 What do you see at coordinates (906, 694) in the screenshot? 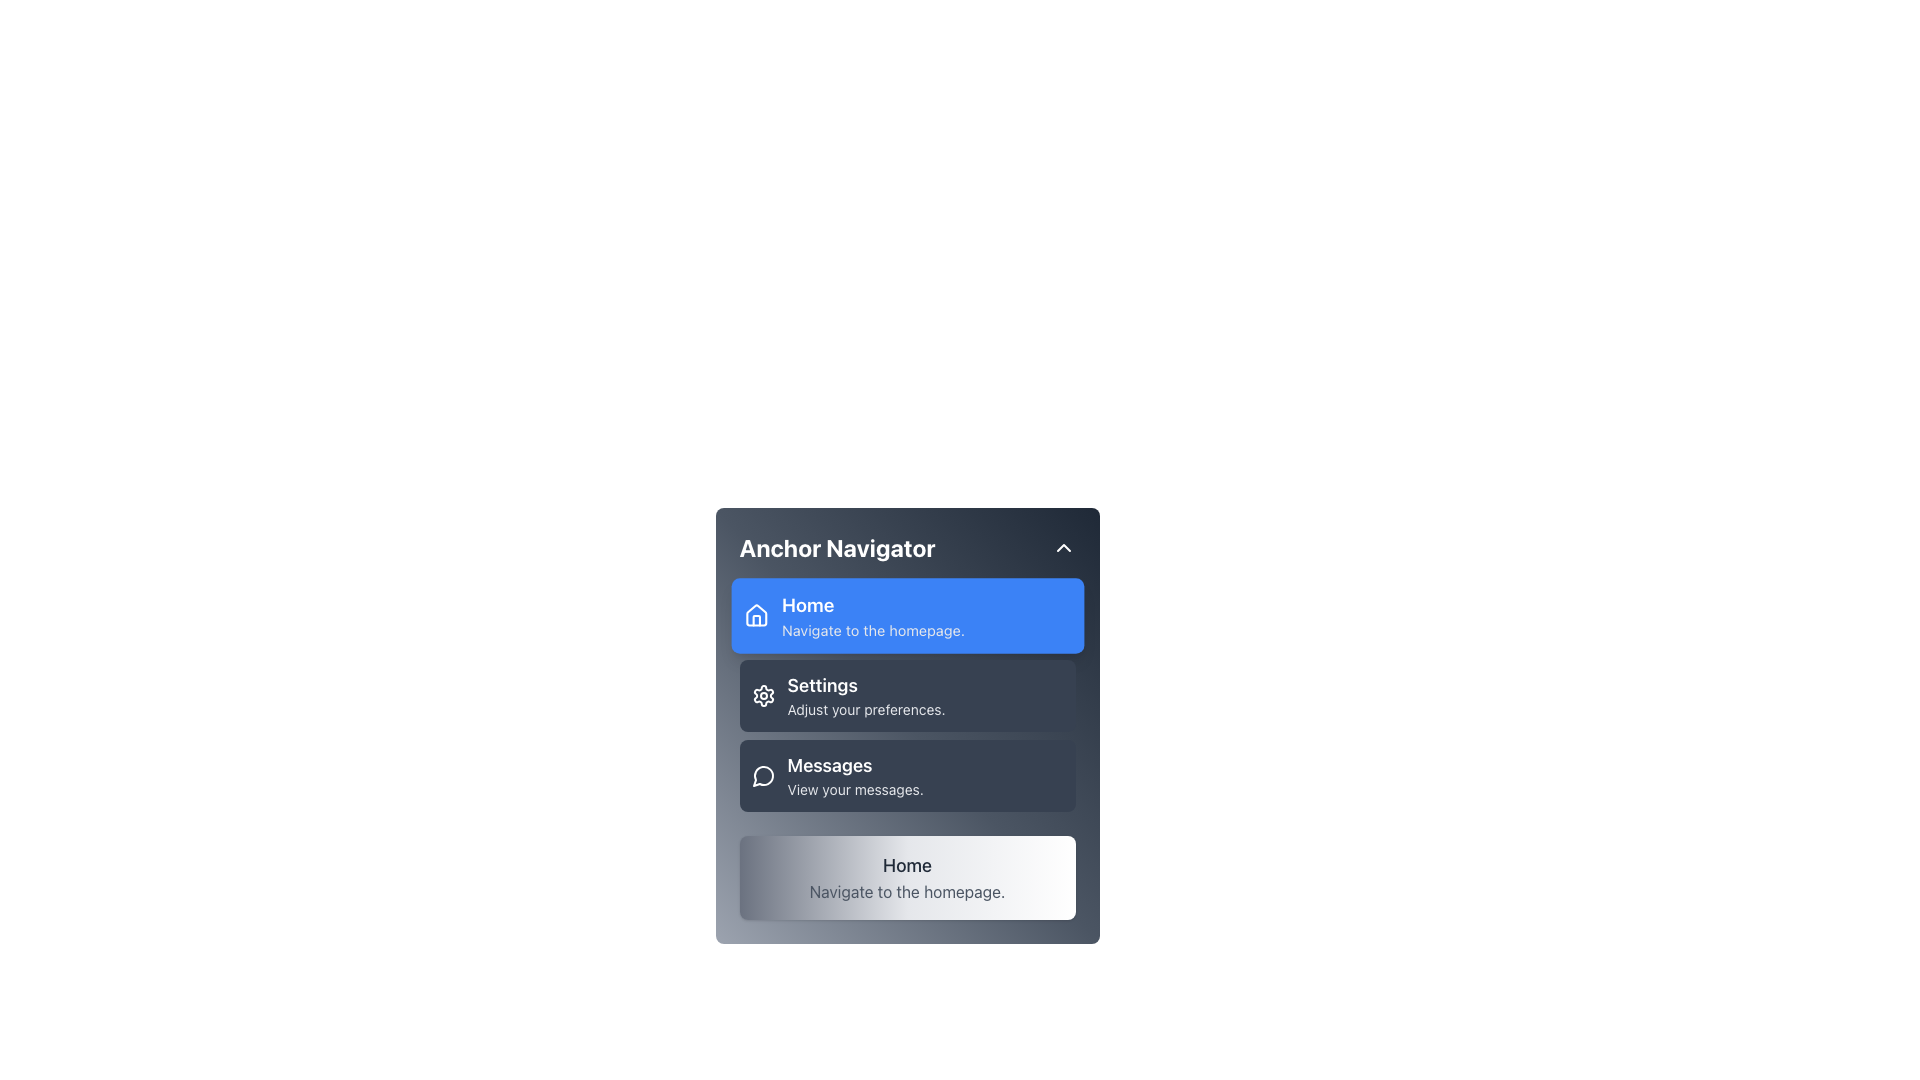
I see `the highlighted 'Settings' option in the vertical list of options within the 'Anchor Navigator'` at bounding box center [906, 694].